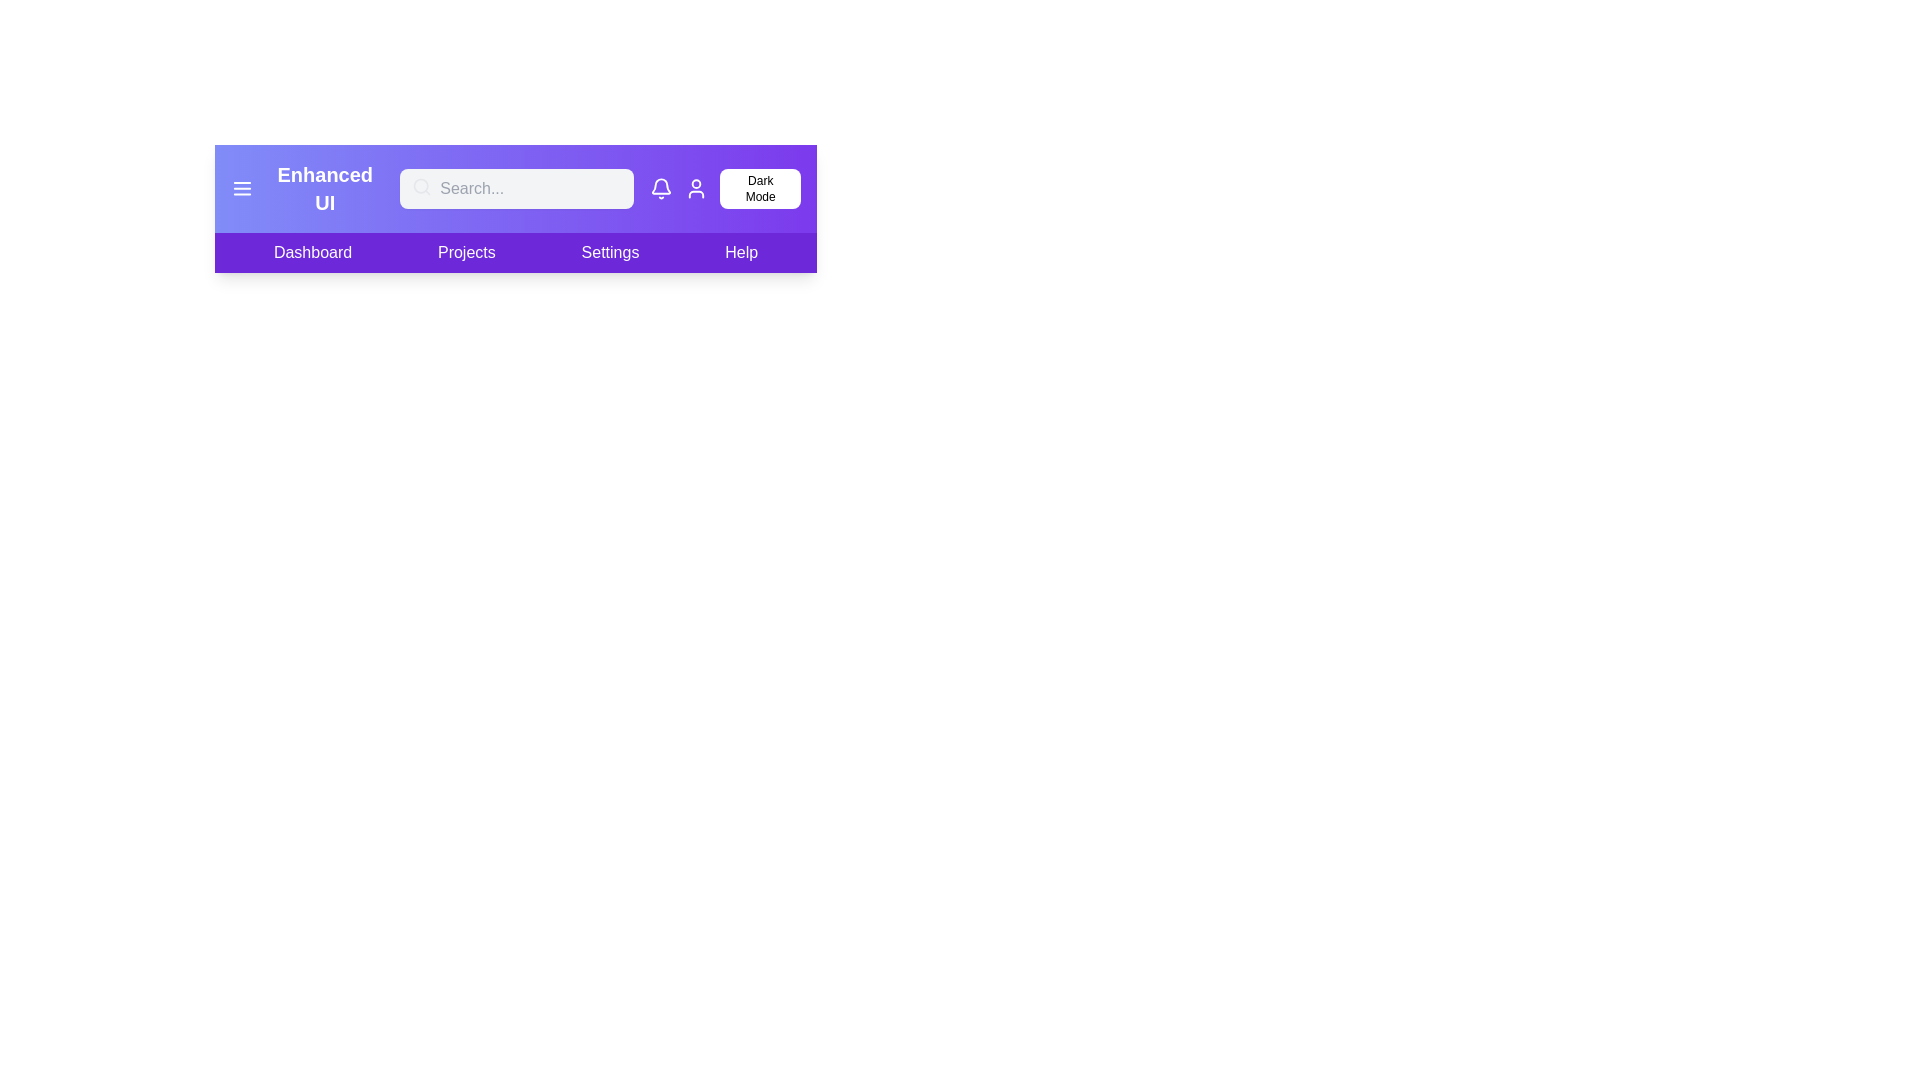 The height and width of the screenshot is (1080, 1920). I want to click on the user icon in the app bar, so click(696, 189).